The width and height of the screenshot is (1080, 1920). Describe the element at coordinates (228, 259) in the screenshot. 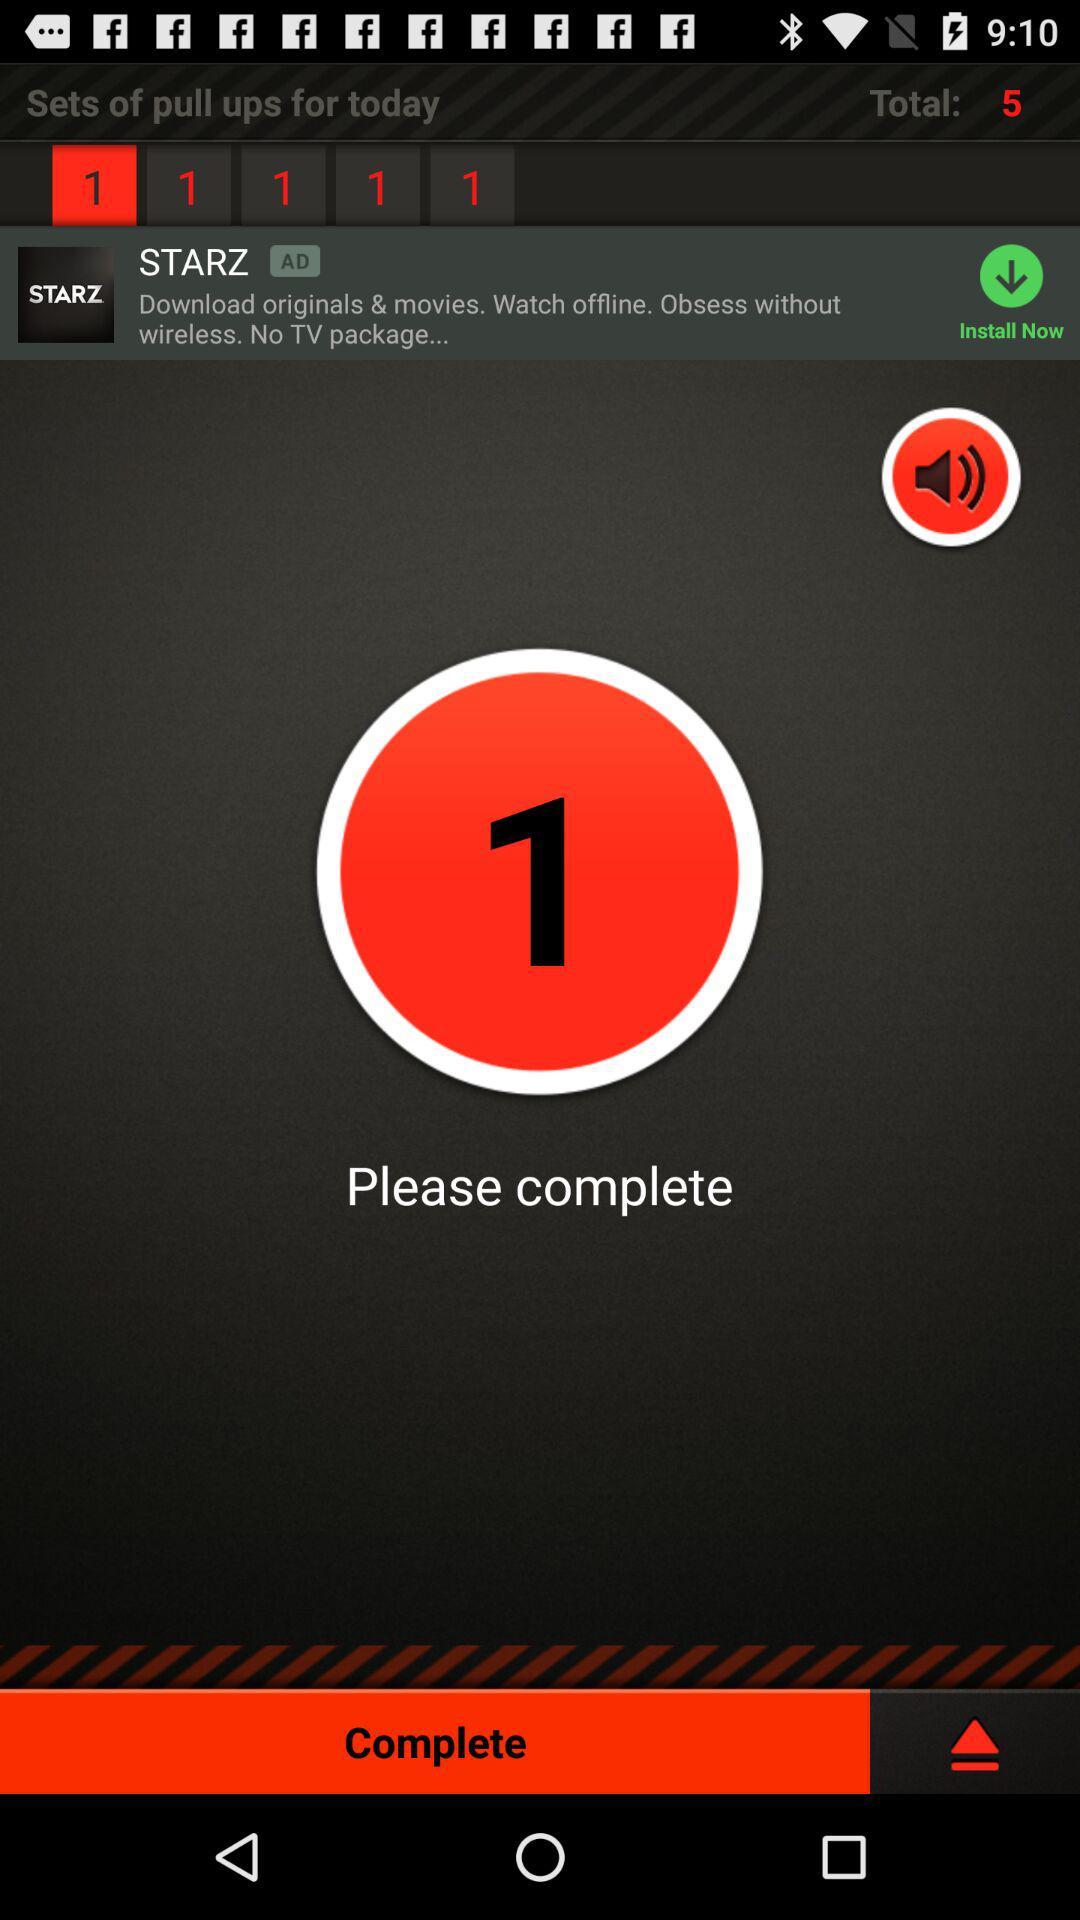

I see `the app next to the 1 item` at that location.